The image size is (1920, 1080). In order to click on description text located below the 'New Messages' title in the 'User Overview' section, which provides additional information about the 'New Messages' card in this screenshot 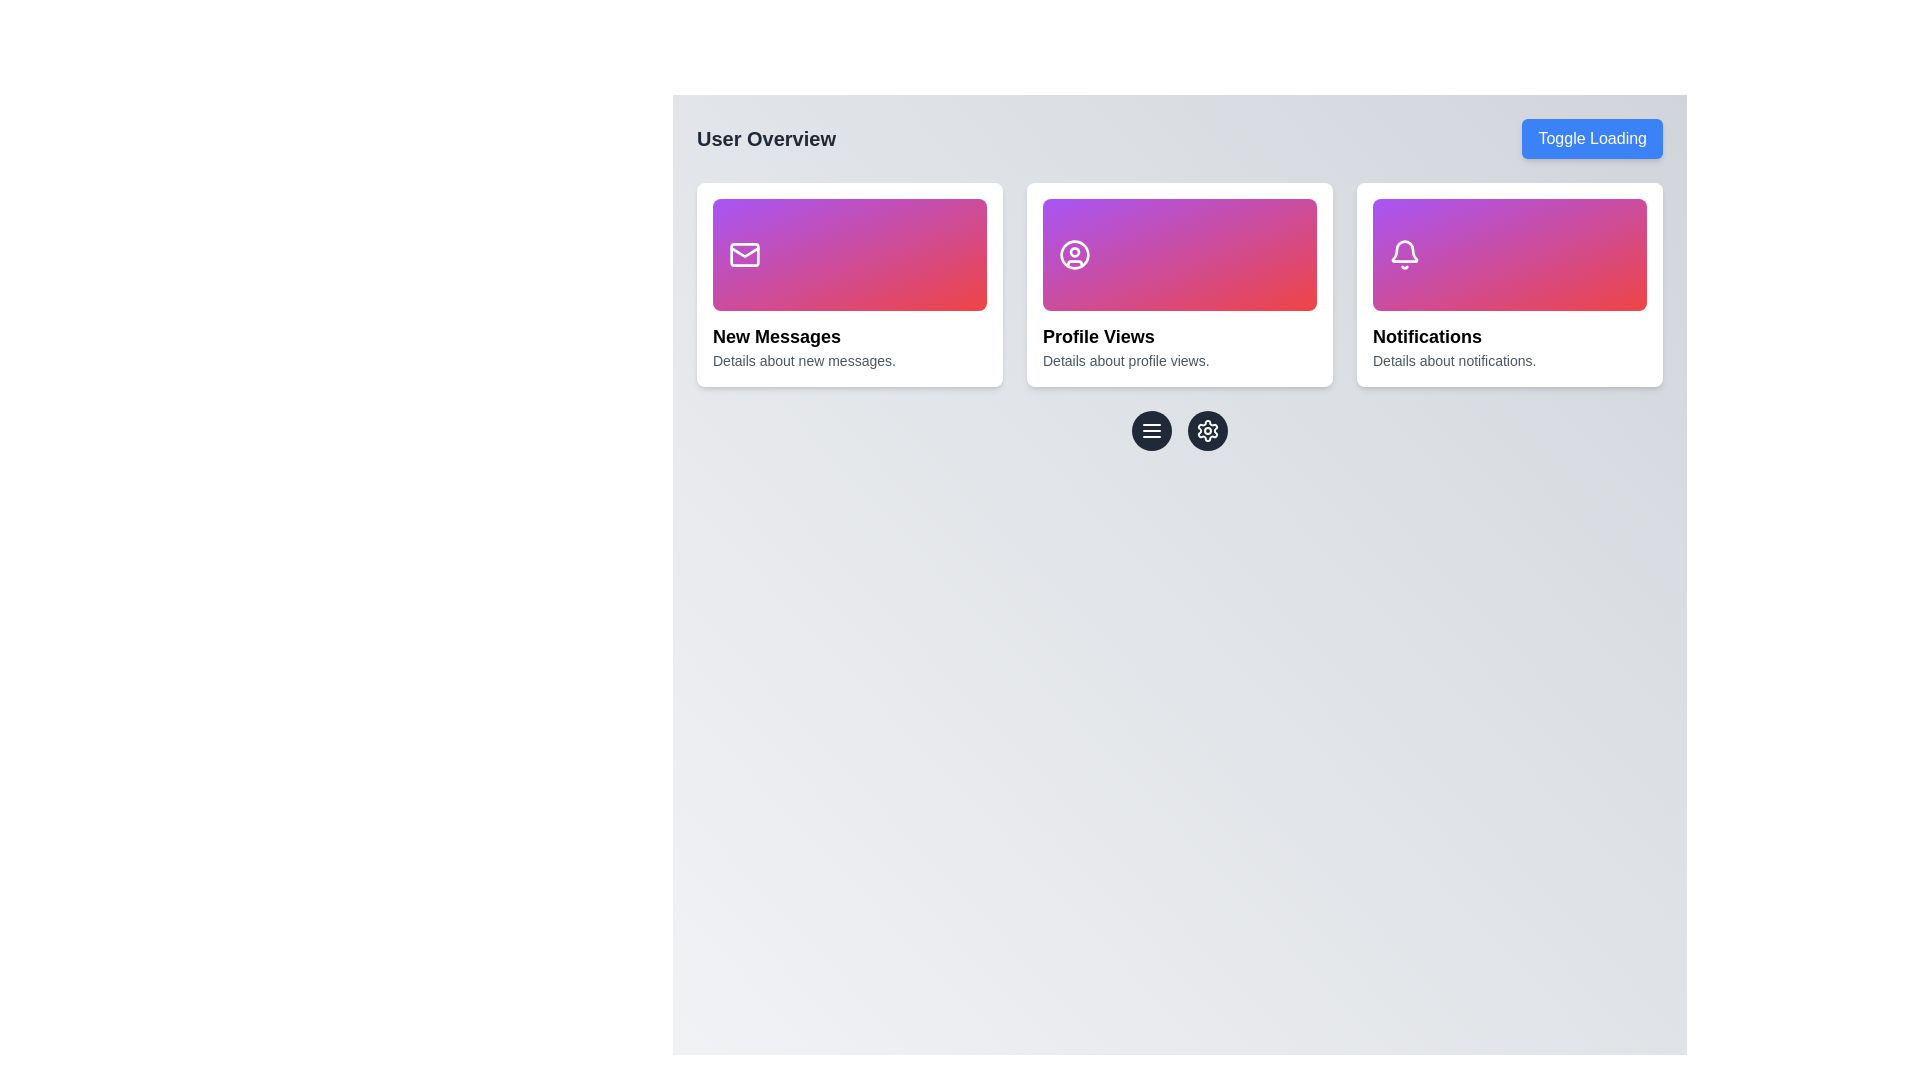, I will do `click(804, 361)`.